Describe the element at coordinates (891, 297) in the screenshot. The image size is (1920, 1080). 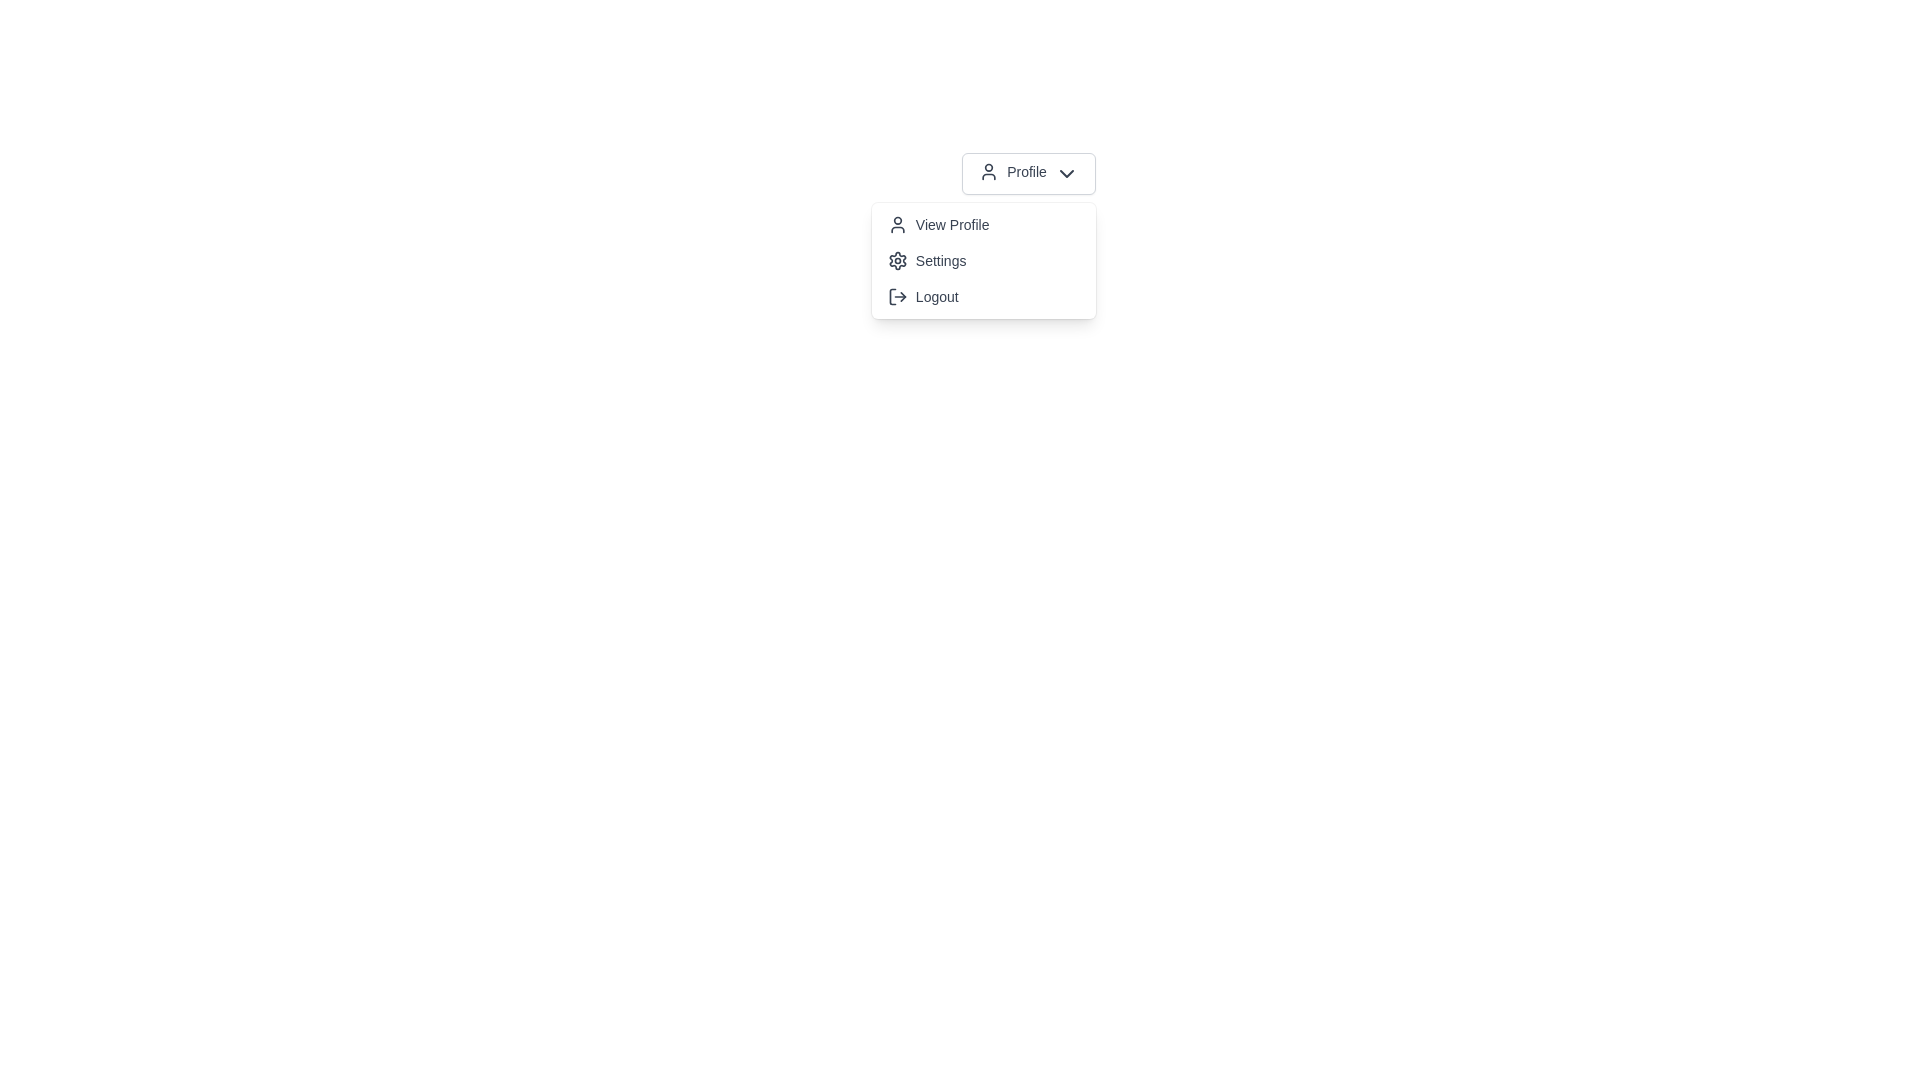
I see `the vertical rectangular segment of the logout icon in the dropdown menu, which is located next to the 'Logout' text` at that location.